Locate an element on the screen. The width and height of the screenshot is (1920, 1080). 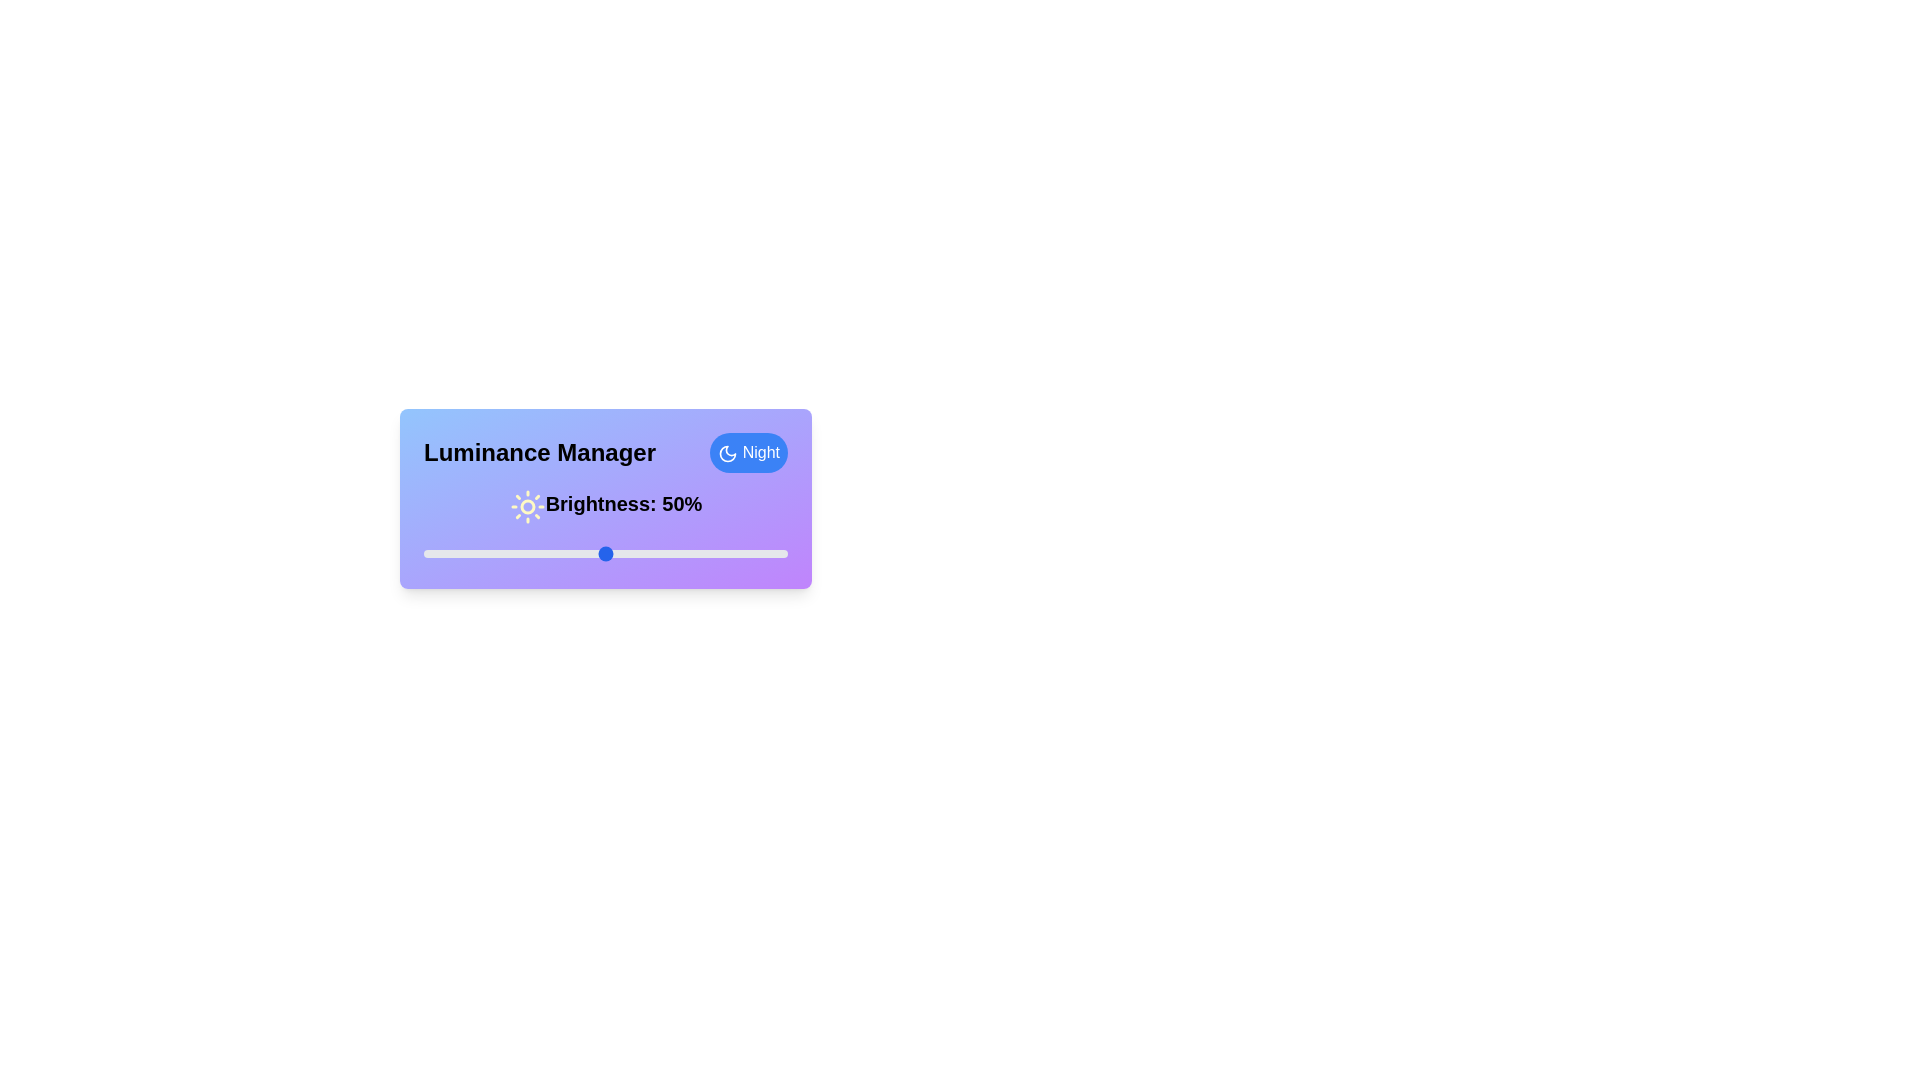
the luminance slider to 58% is located at coordinates (634, 554).